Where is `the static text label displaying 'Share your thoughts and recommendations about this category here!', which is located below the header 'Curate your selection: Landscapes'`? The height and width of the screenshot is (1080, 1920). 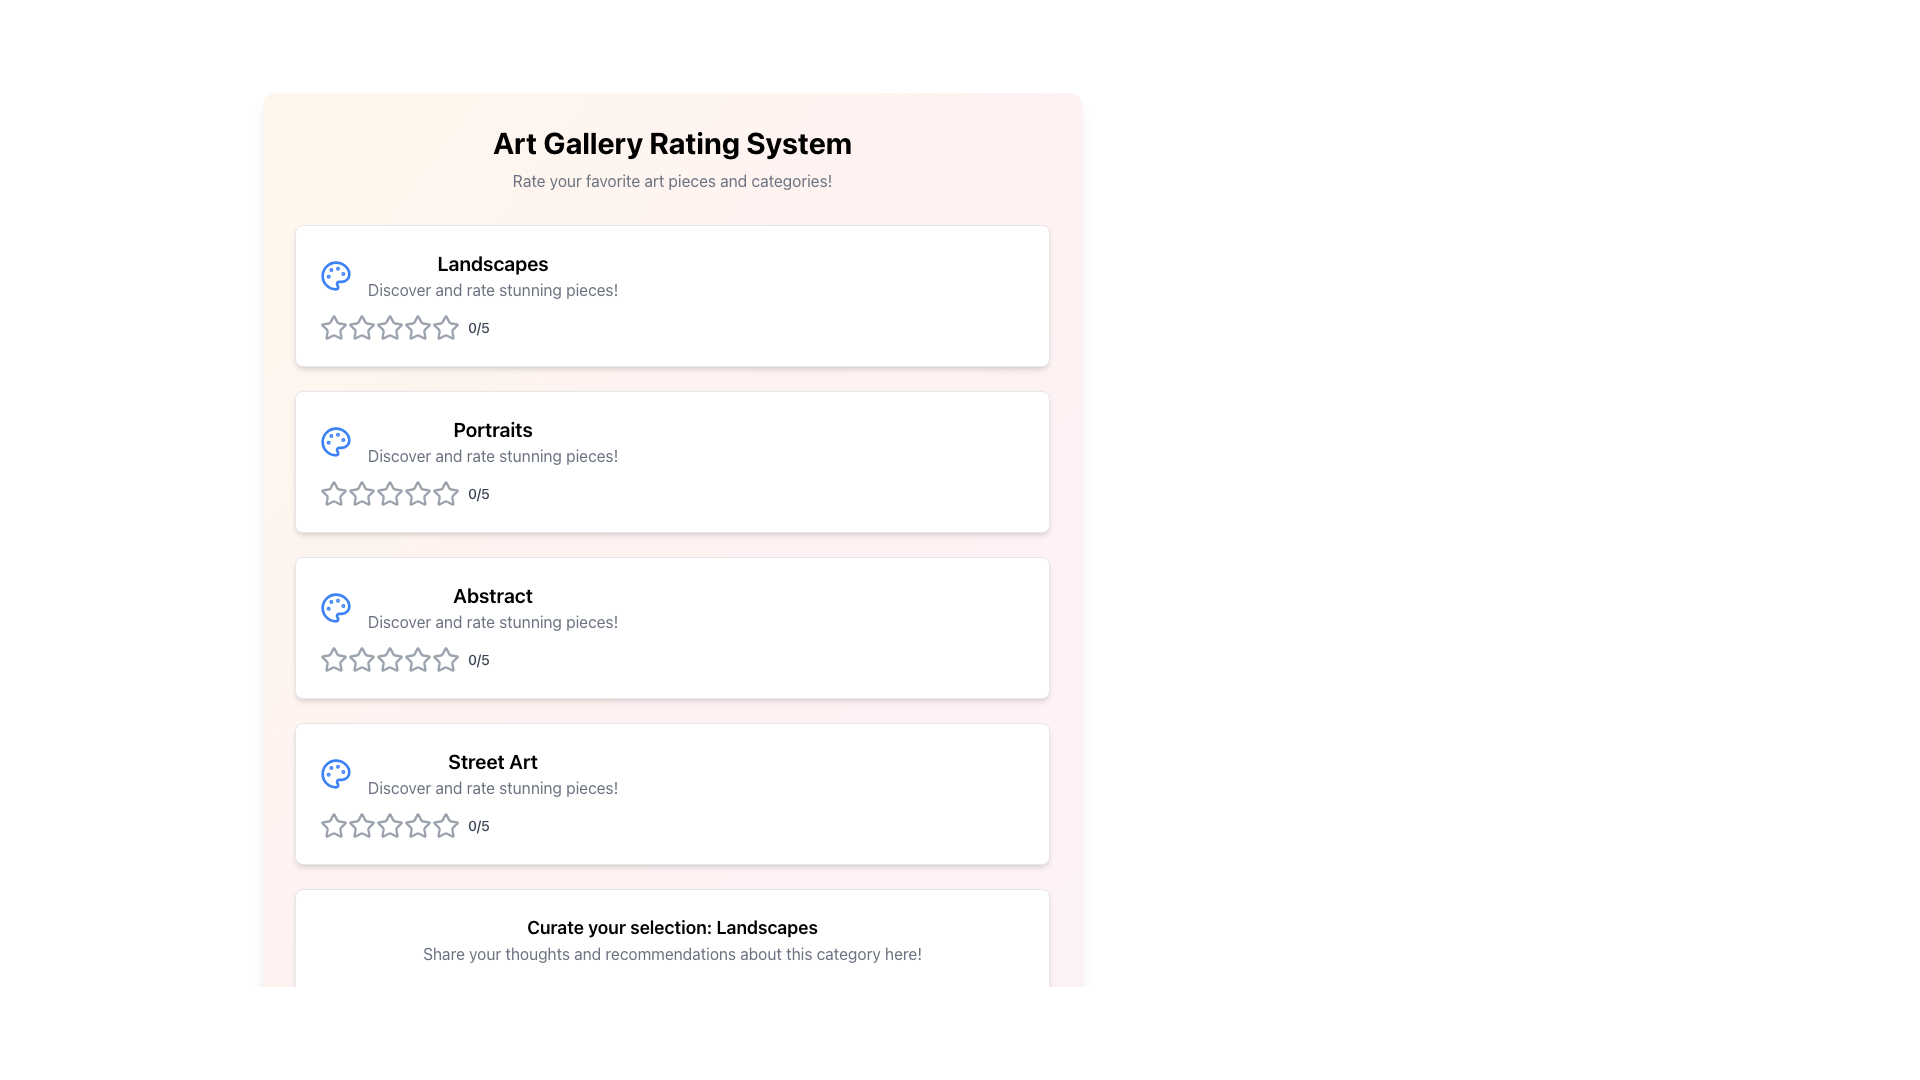
the static text label displaying 'Share your thoughts and recommendations about this category here!', which is located below the header 'Curate your selection: Landscapes' is located at coordinates (672, 952).